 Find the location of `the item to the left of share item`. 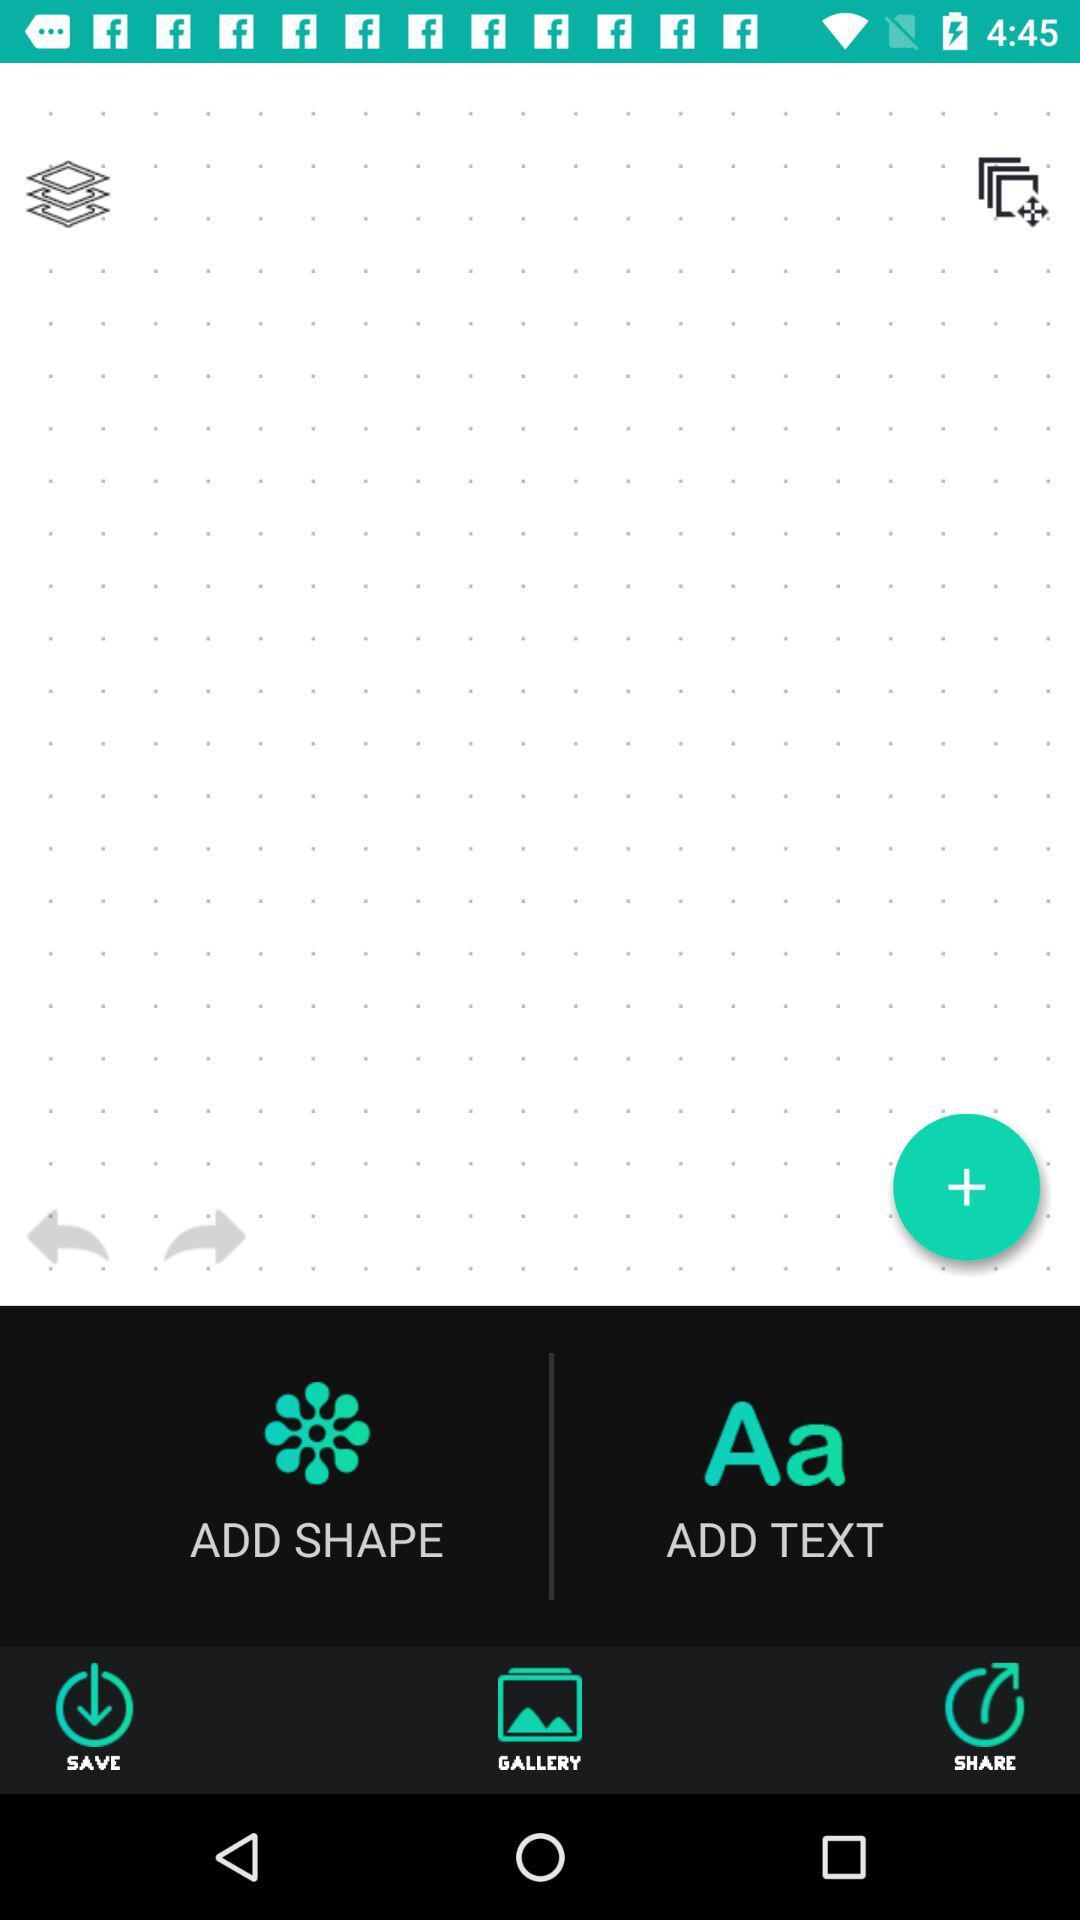

the item to the left of share item is located at coordinates (540, 1719).